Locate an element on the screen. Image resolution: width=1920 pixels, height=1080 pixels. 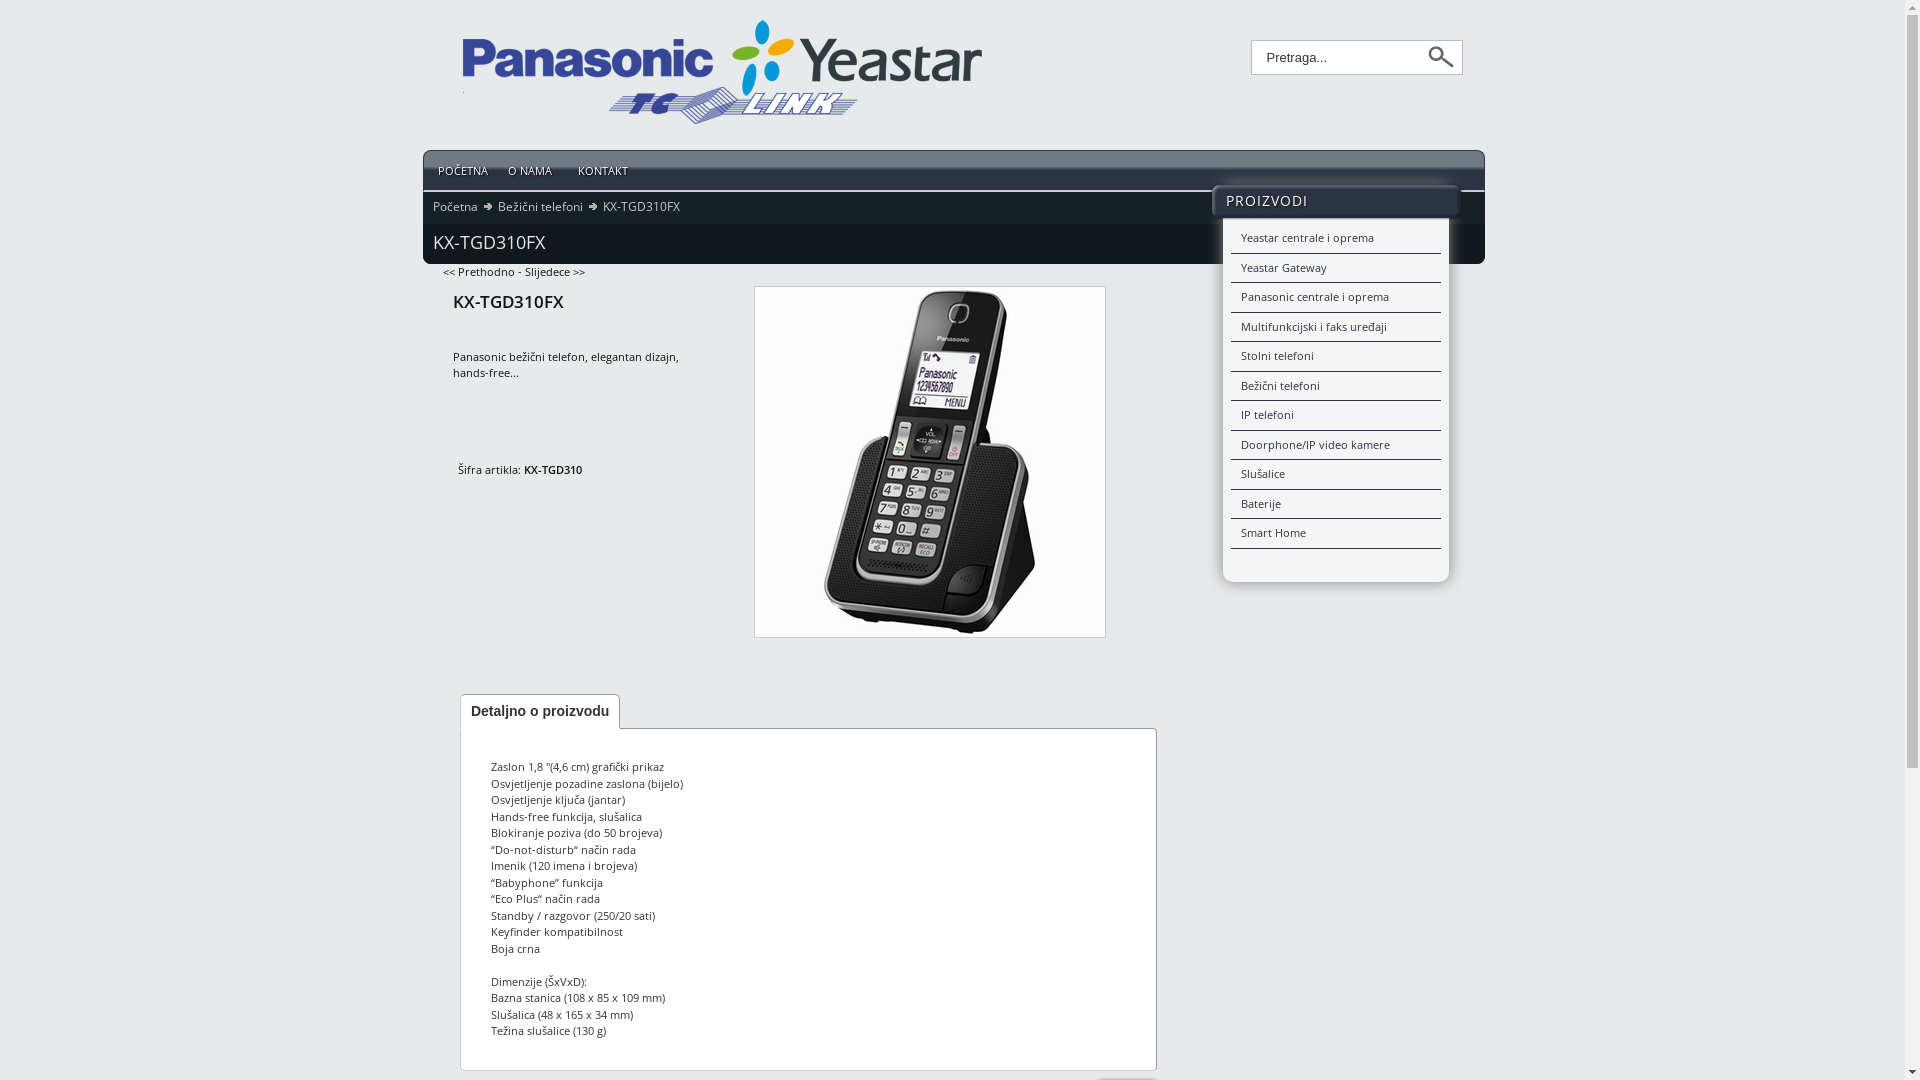
'Stolni telefoni' is located at coordinates (1334, 356).